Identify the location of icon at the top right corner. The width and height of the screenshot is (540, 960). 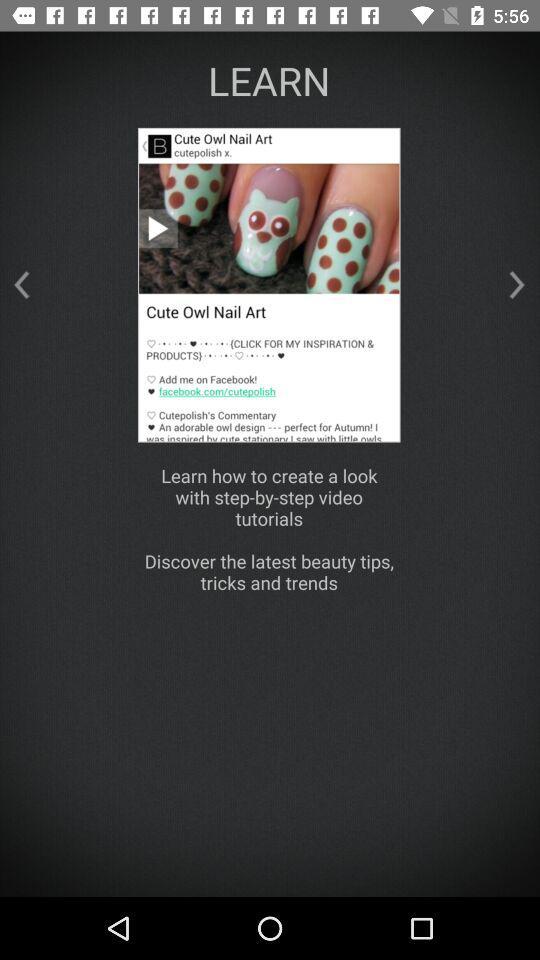
(517, 284).